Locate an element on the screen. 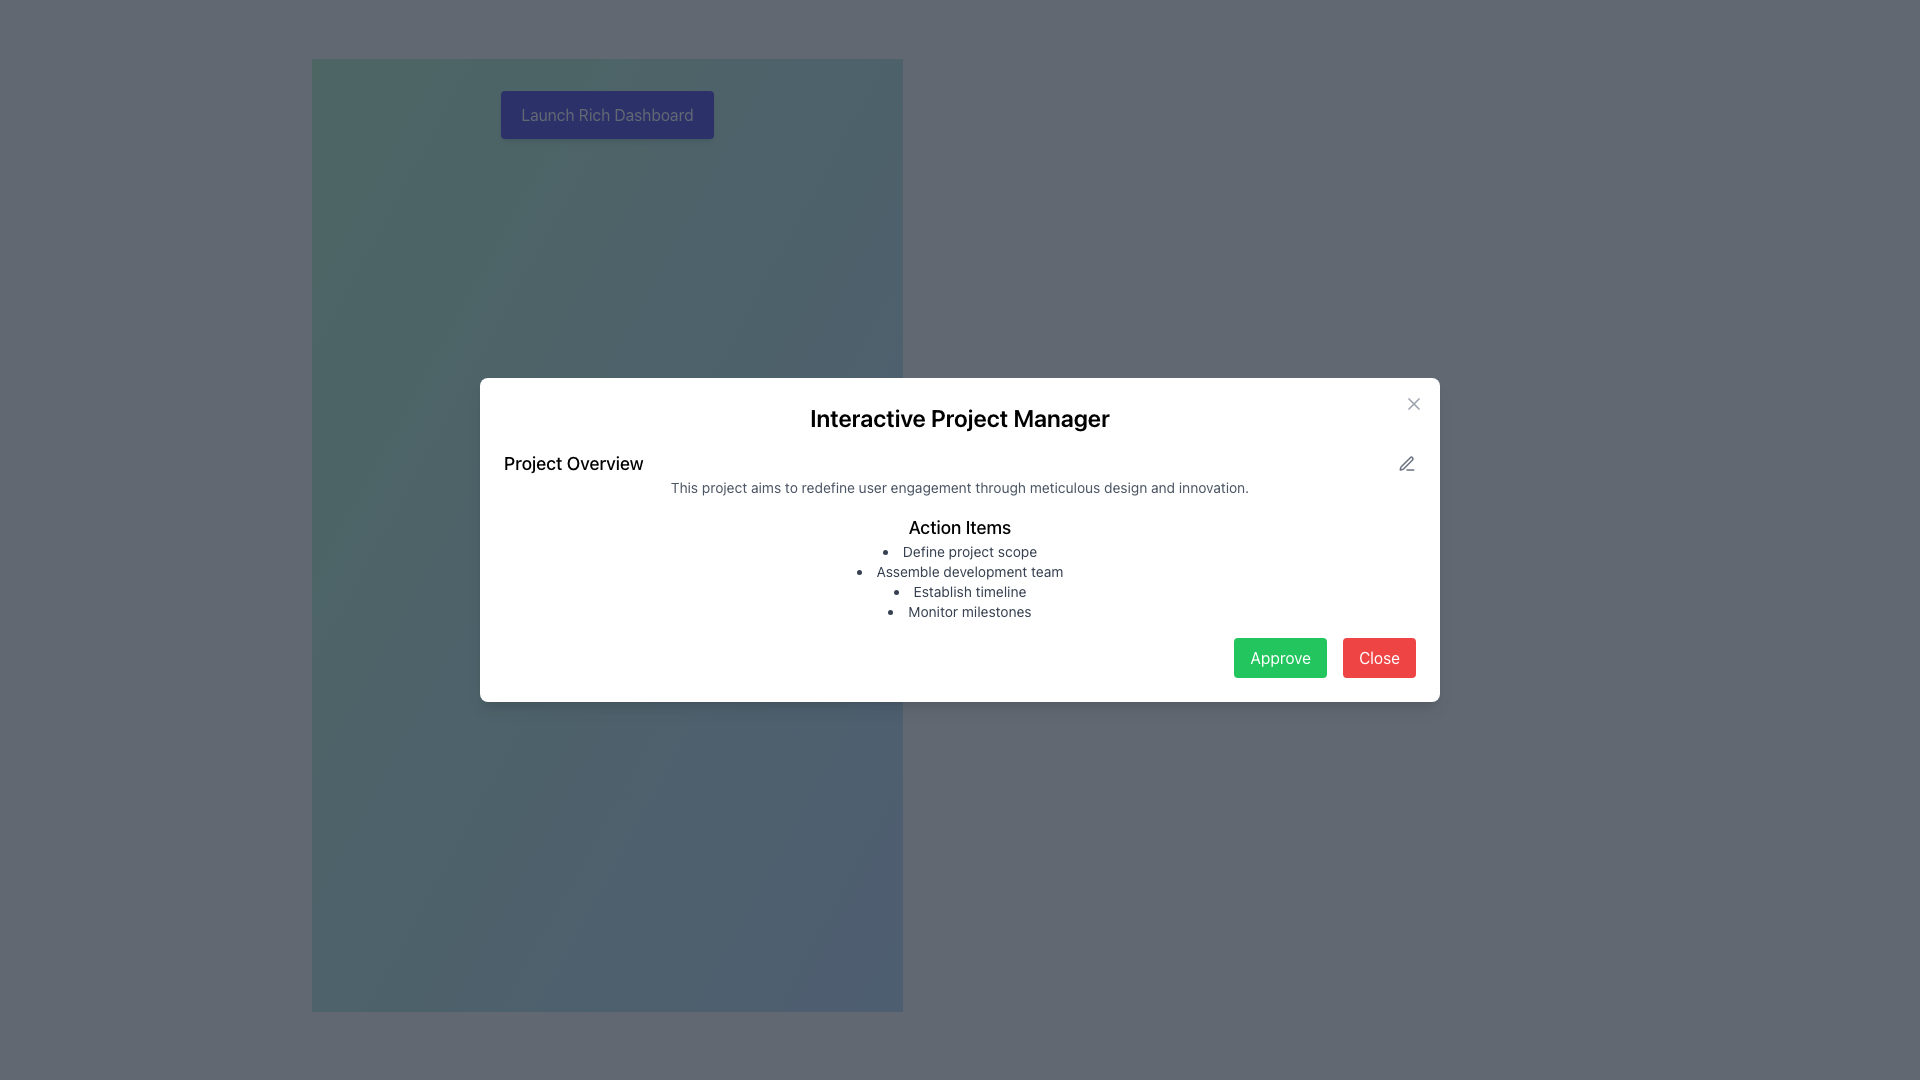 Image resolution: width=1920 pixels, height=1080 pixels. the bulleted items in the Informational panel located in the 'Interactive Project Manager' modal dialog is located at coordinates (960, 563).